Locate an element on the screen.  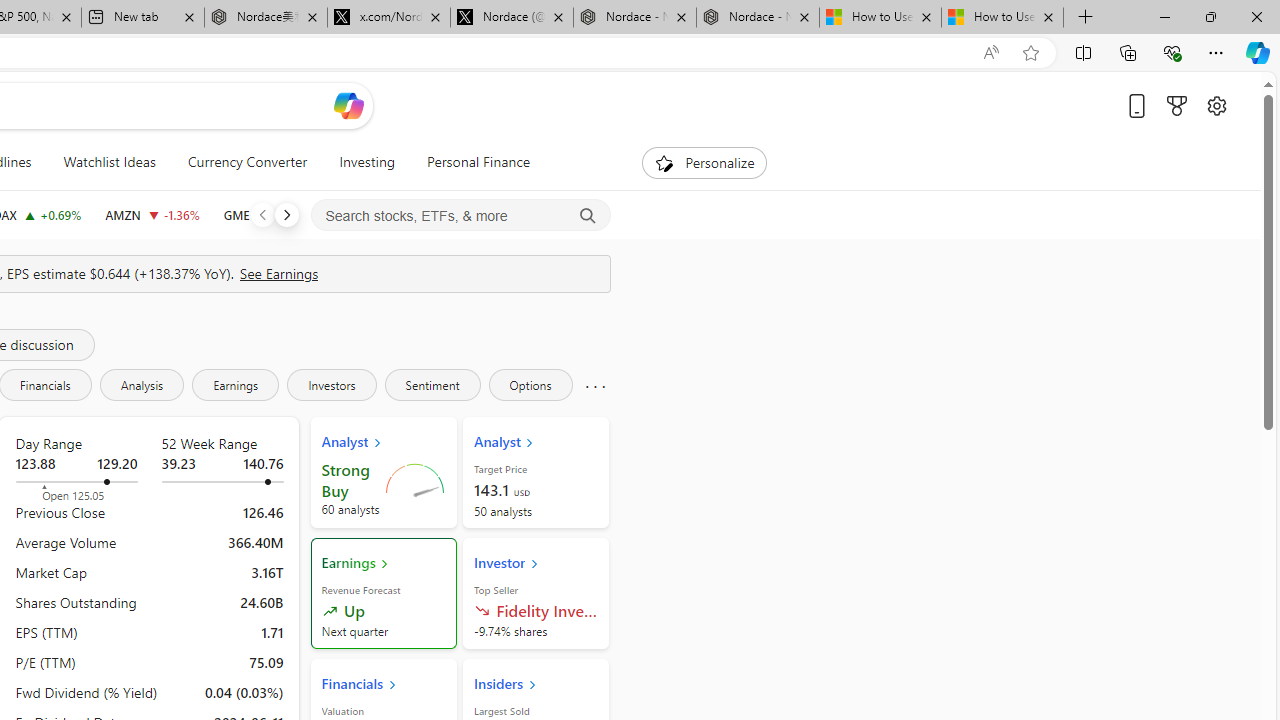
'x.com/NordaceOfficial' is located at coordinates (389, 17).